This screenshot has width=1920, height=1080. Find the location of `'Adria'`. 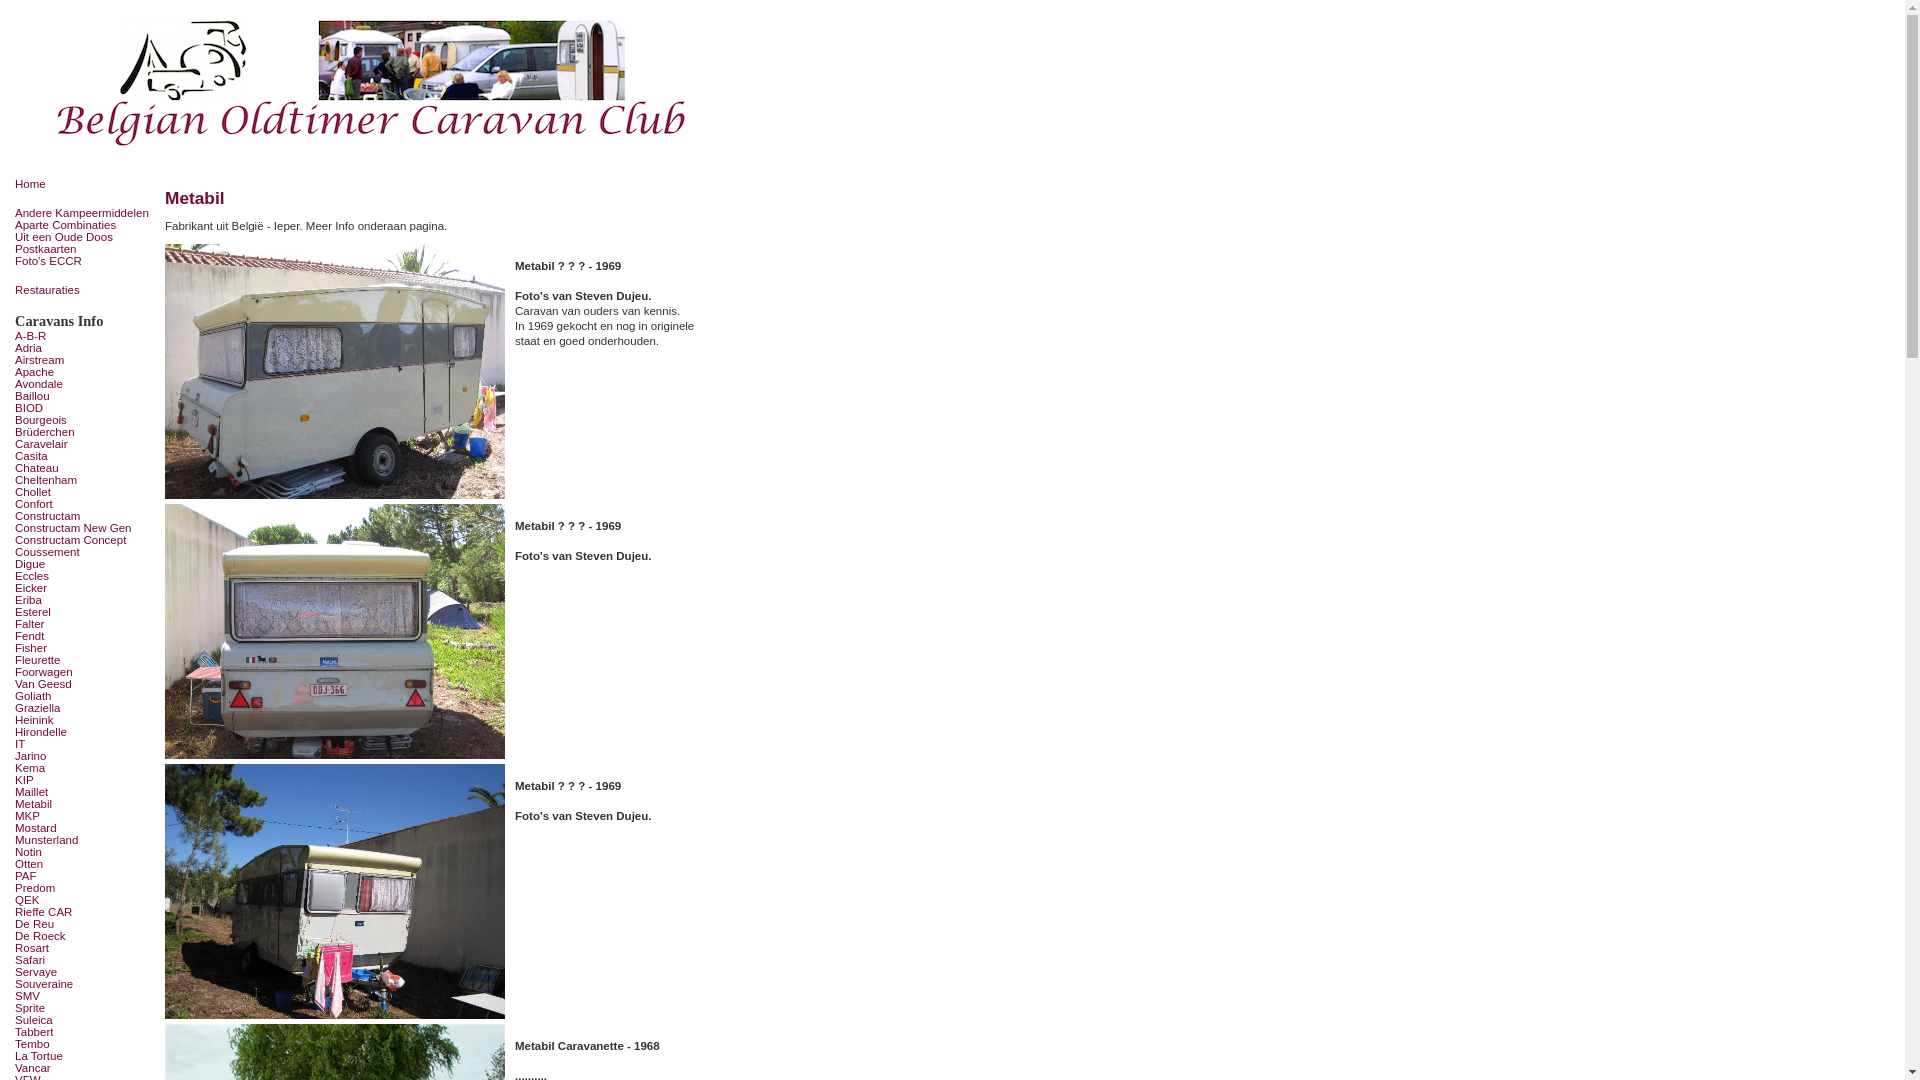

'Adria' is located at coordinates (14, 346).